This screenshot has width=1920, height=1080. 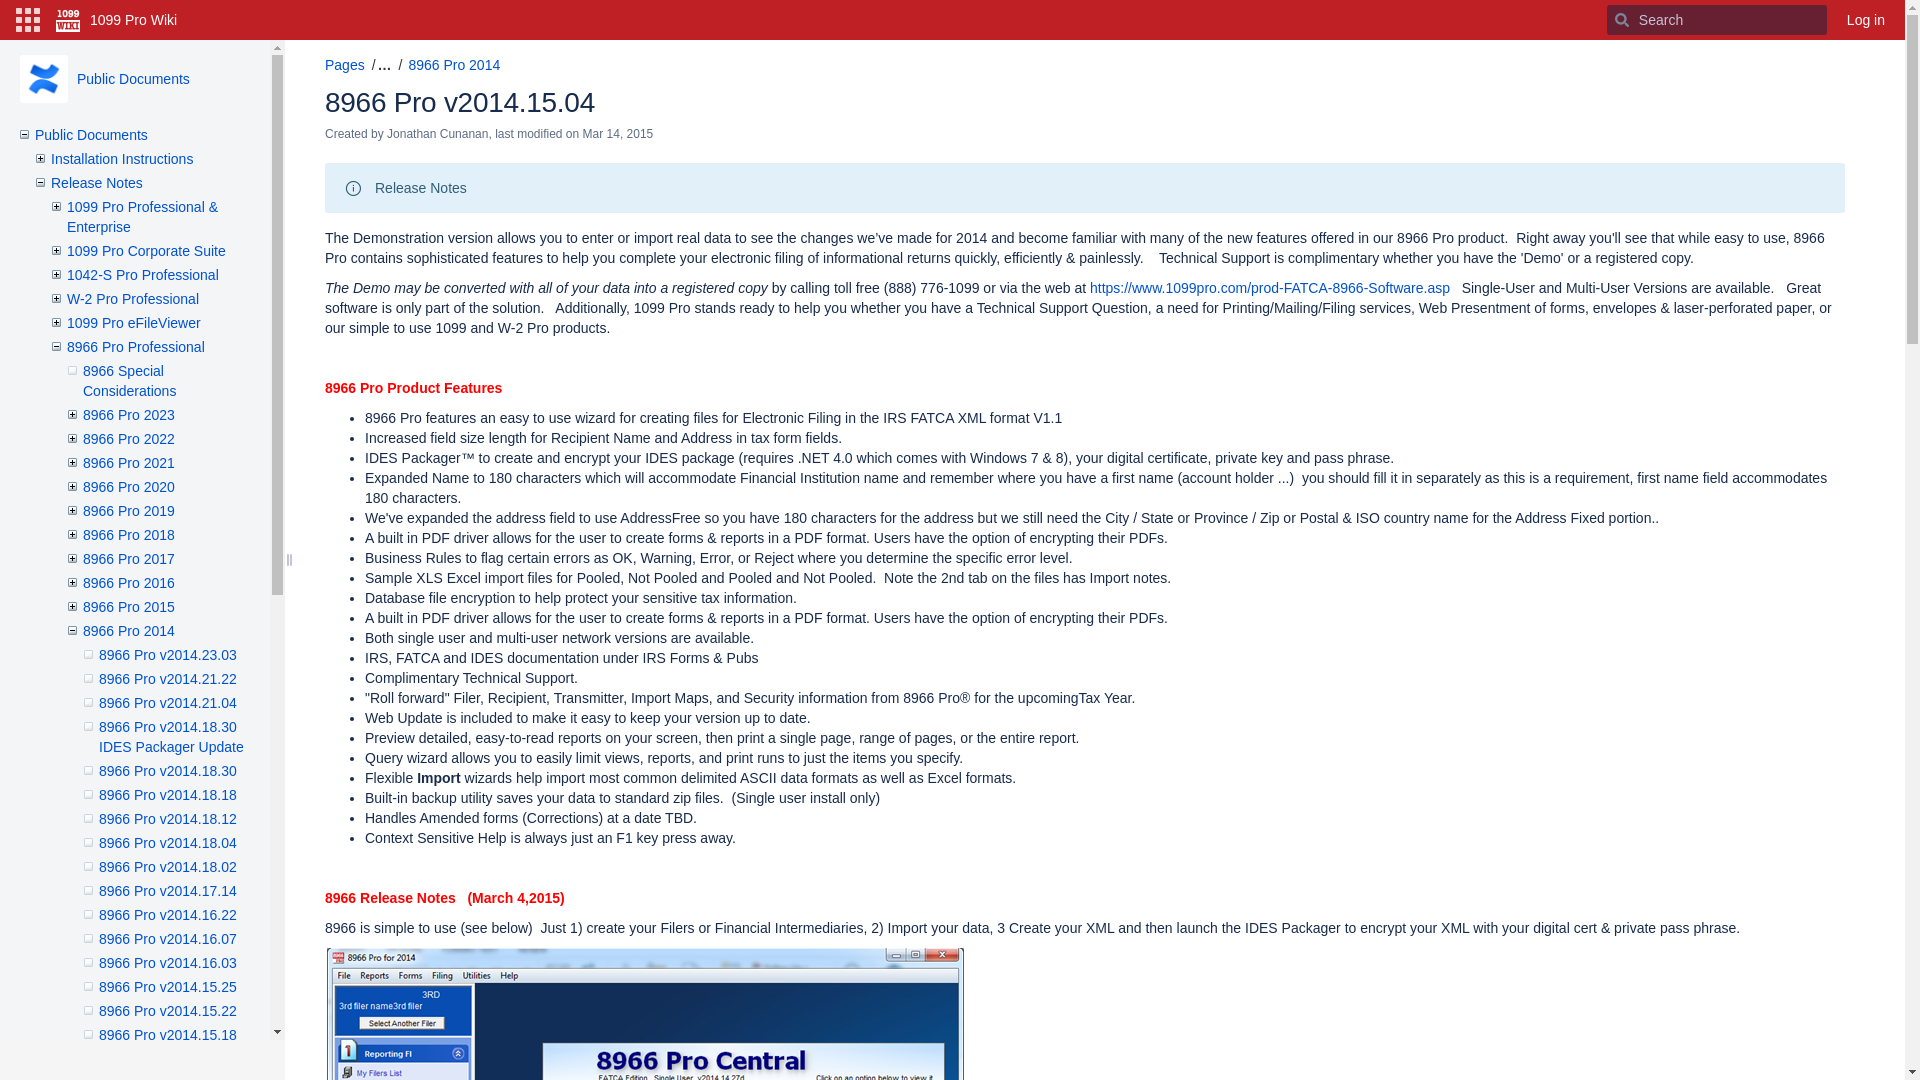 I want to click on '8966 Pro v2014.18.18', so click(x=98, y=793).